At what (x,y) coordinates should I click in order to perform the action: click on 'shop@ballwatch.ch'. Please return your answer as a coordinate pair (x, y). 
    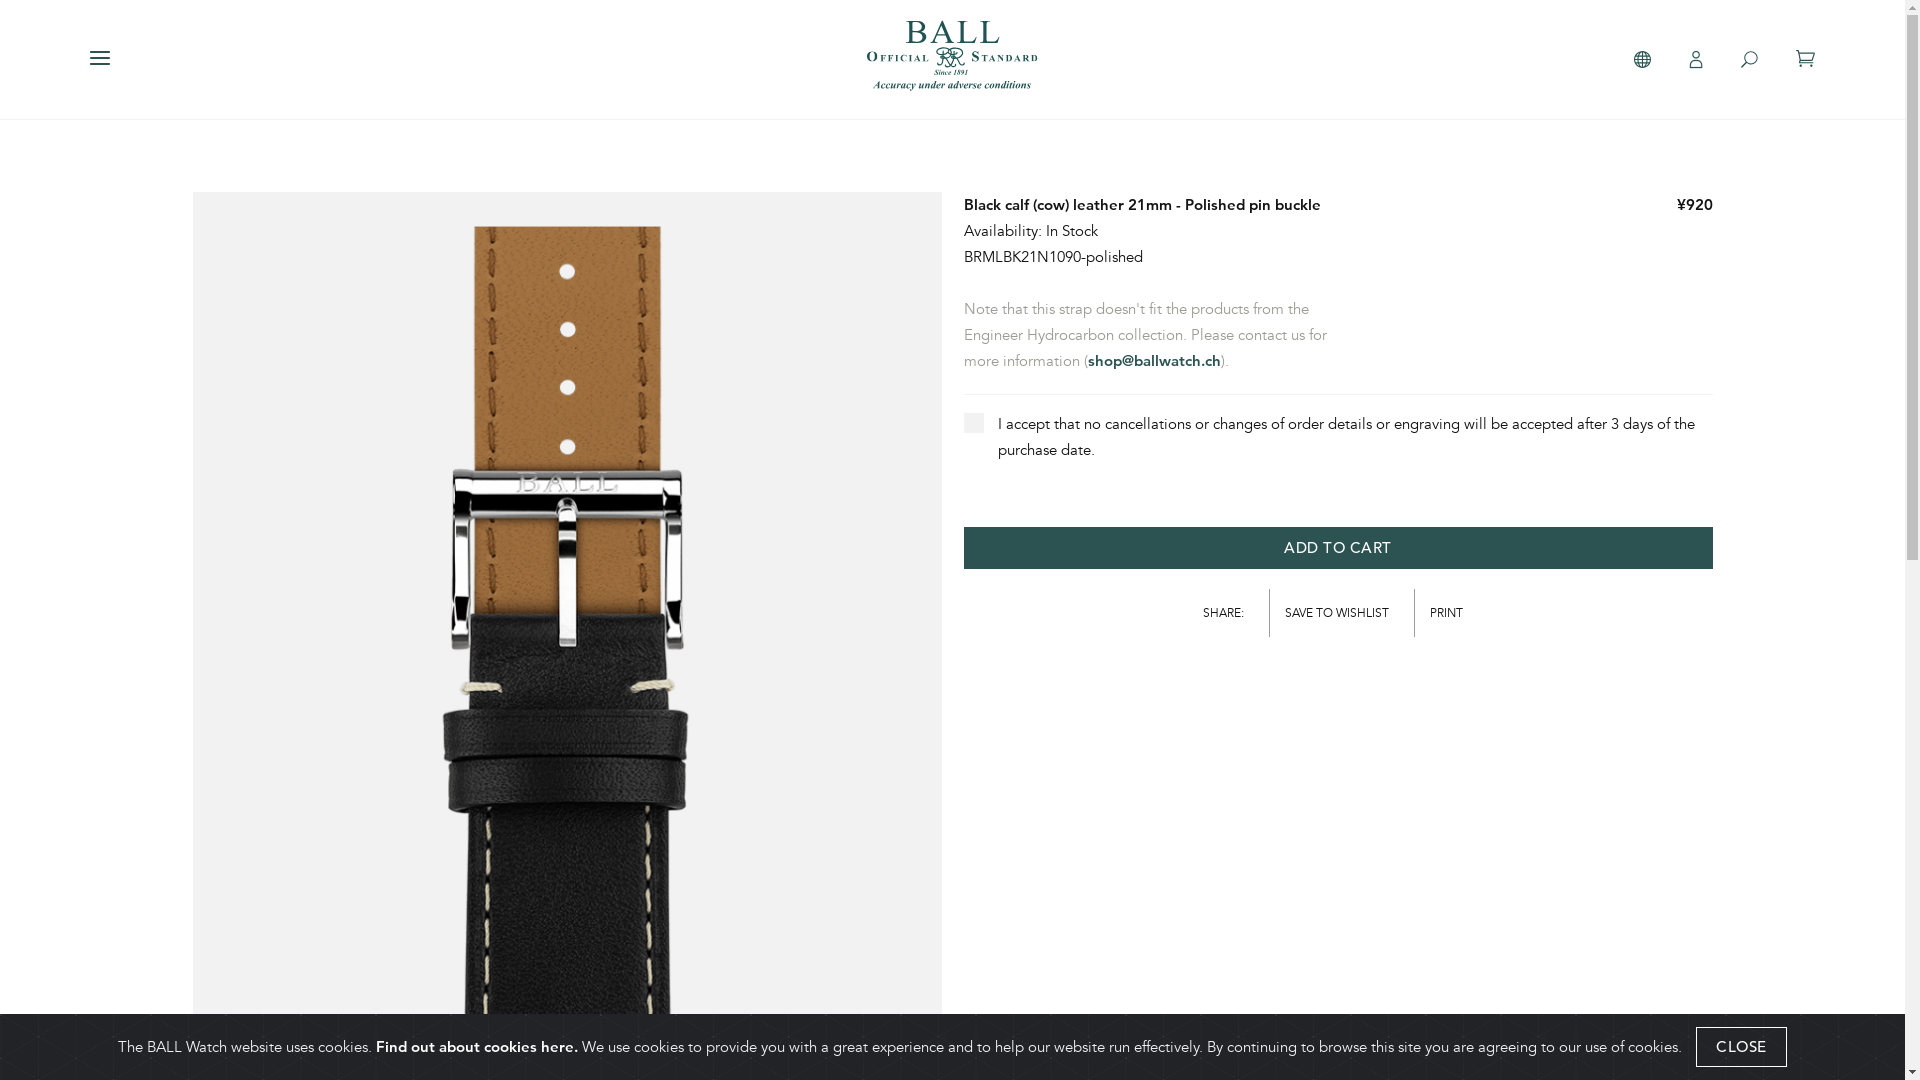
    Looking at the image, I should click on (1154, 360).